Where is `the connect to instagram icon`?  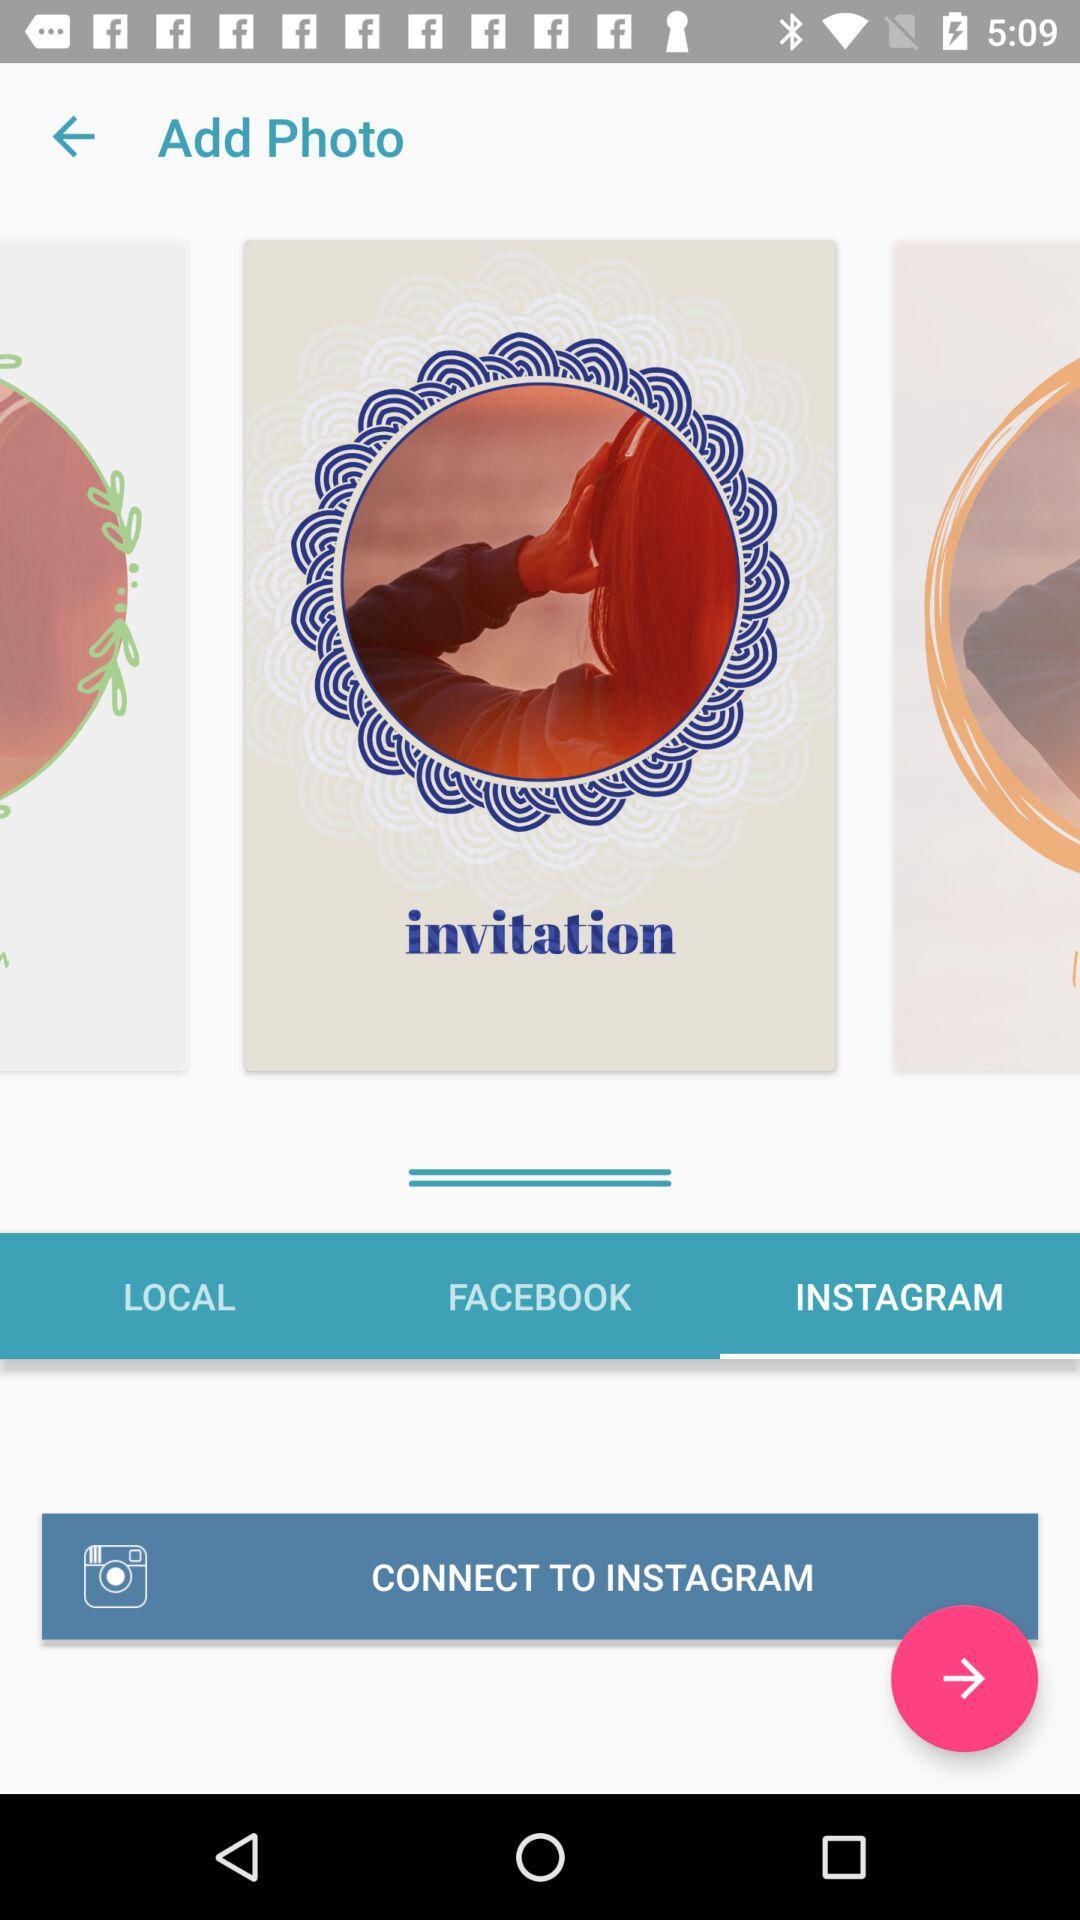
the connect to instagram icon is located at coordinates (540, 1575).